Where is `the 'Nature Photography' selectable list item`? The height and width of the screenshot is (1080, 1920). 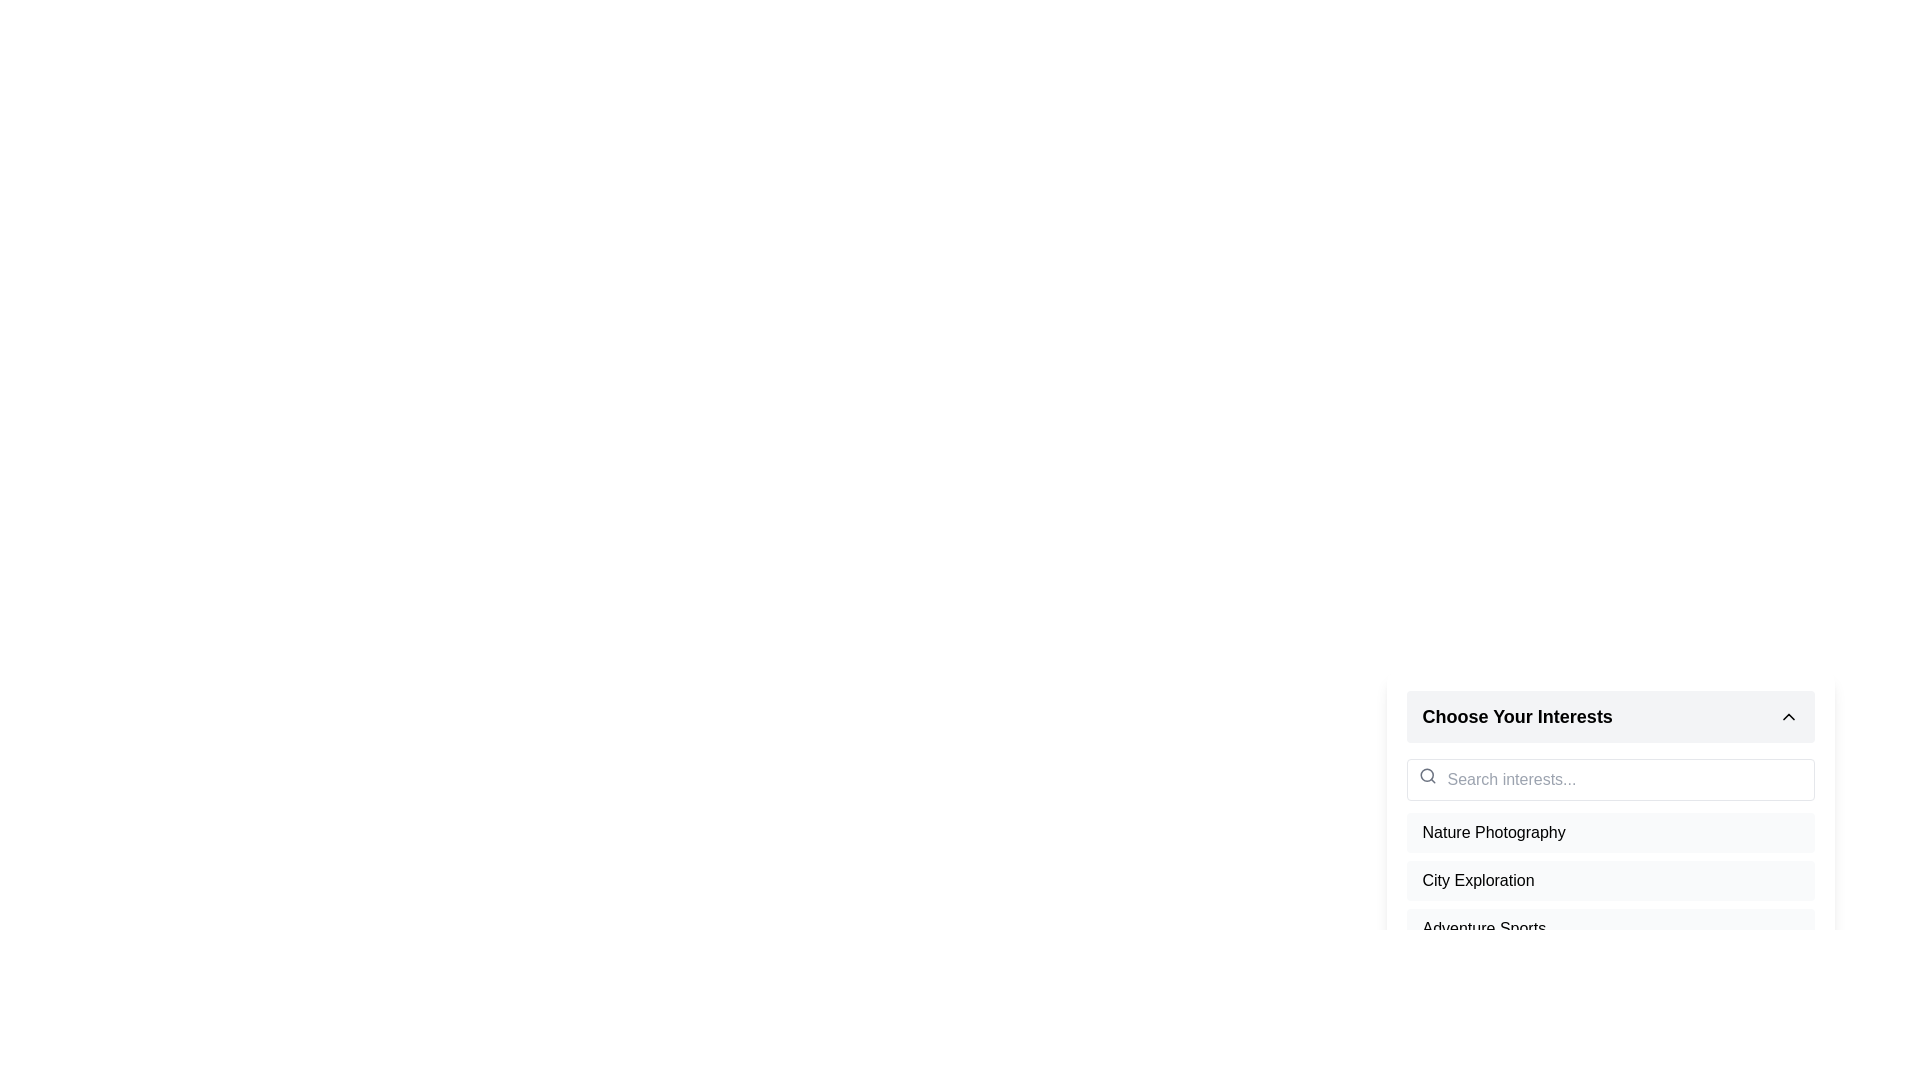
the 'Nature Photography' selectable list item is located at coordinates (1610, 833).